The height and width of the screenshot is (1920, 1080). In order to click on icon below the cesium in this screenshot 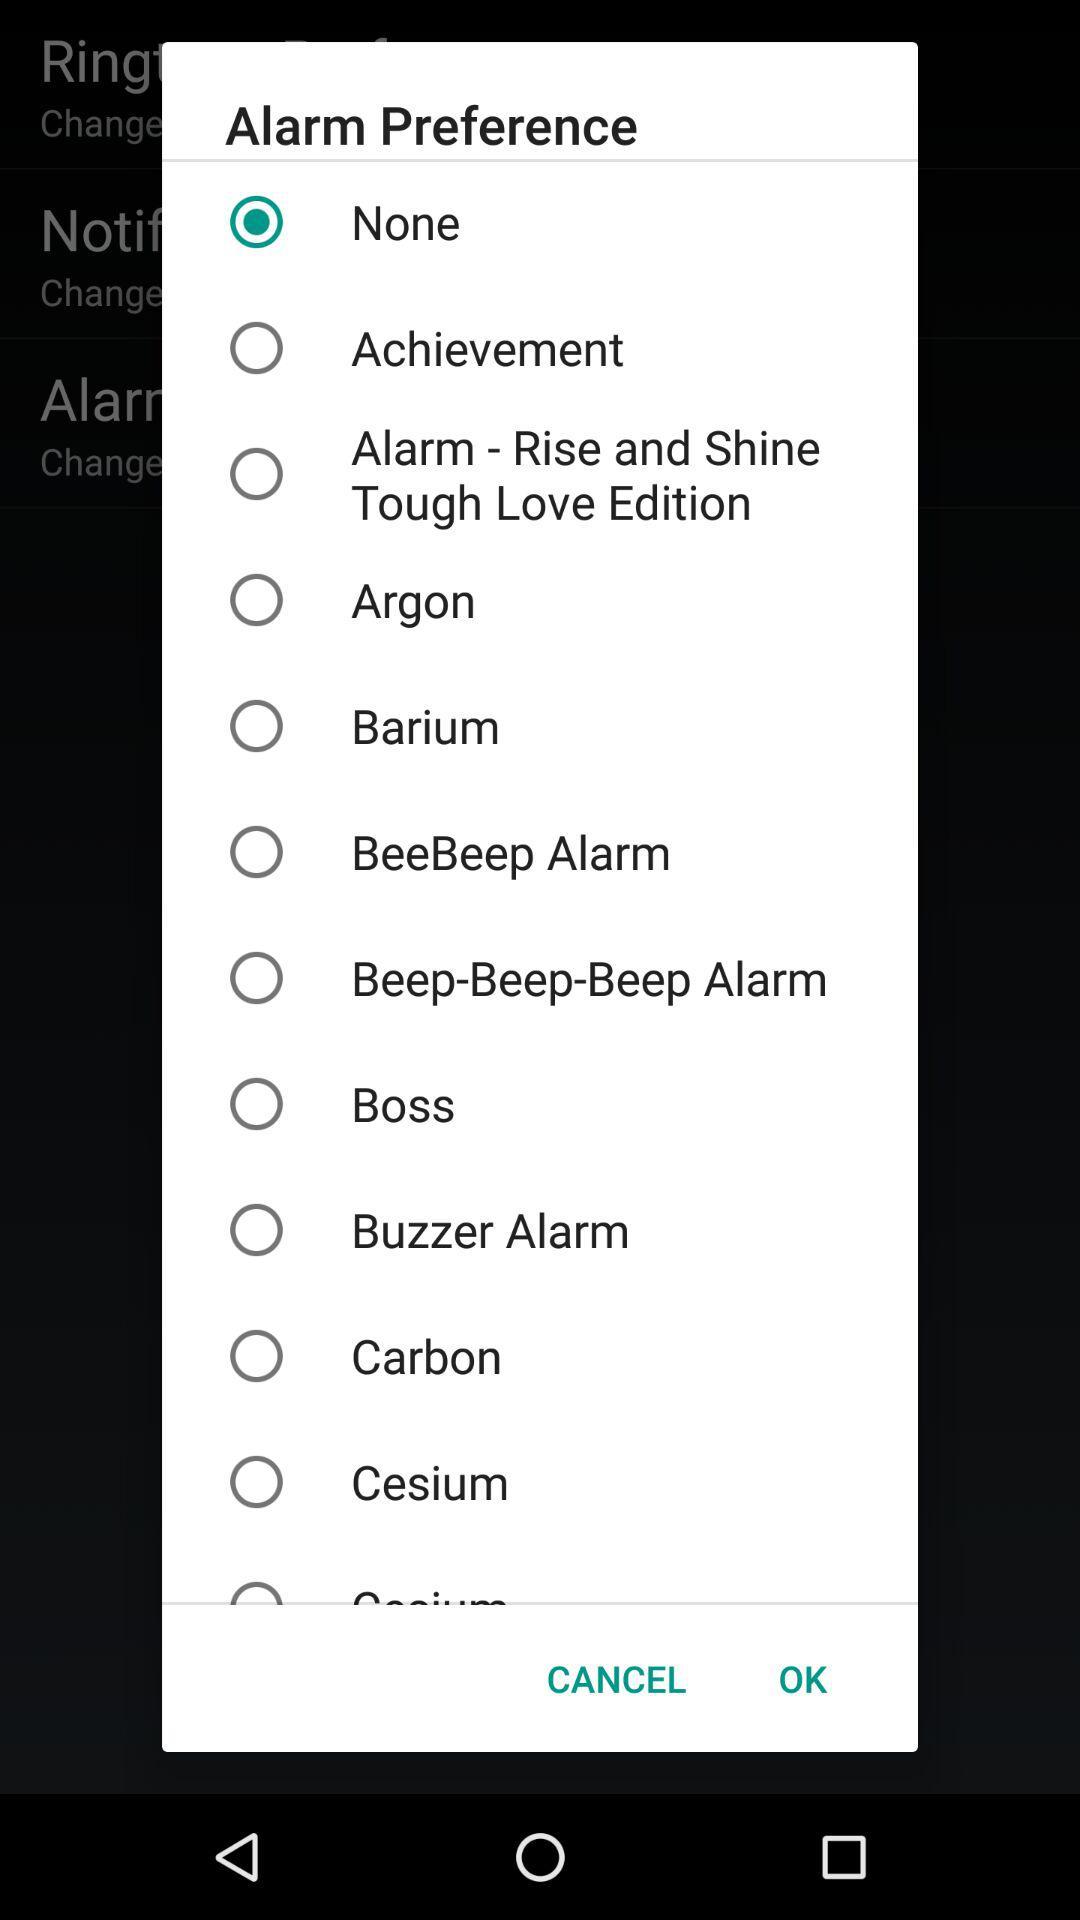, I will do `click(615, 1678)`.